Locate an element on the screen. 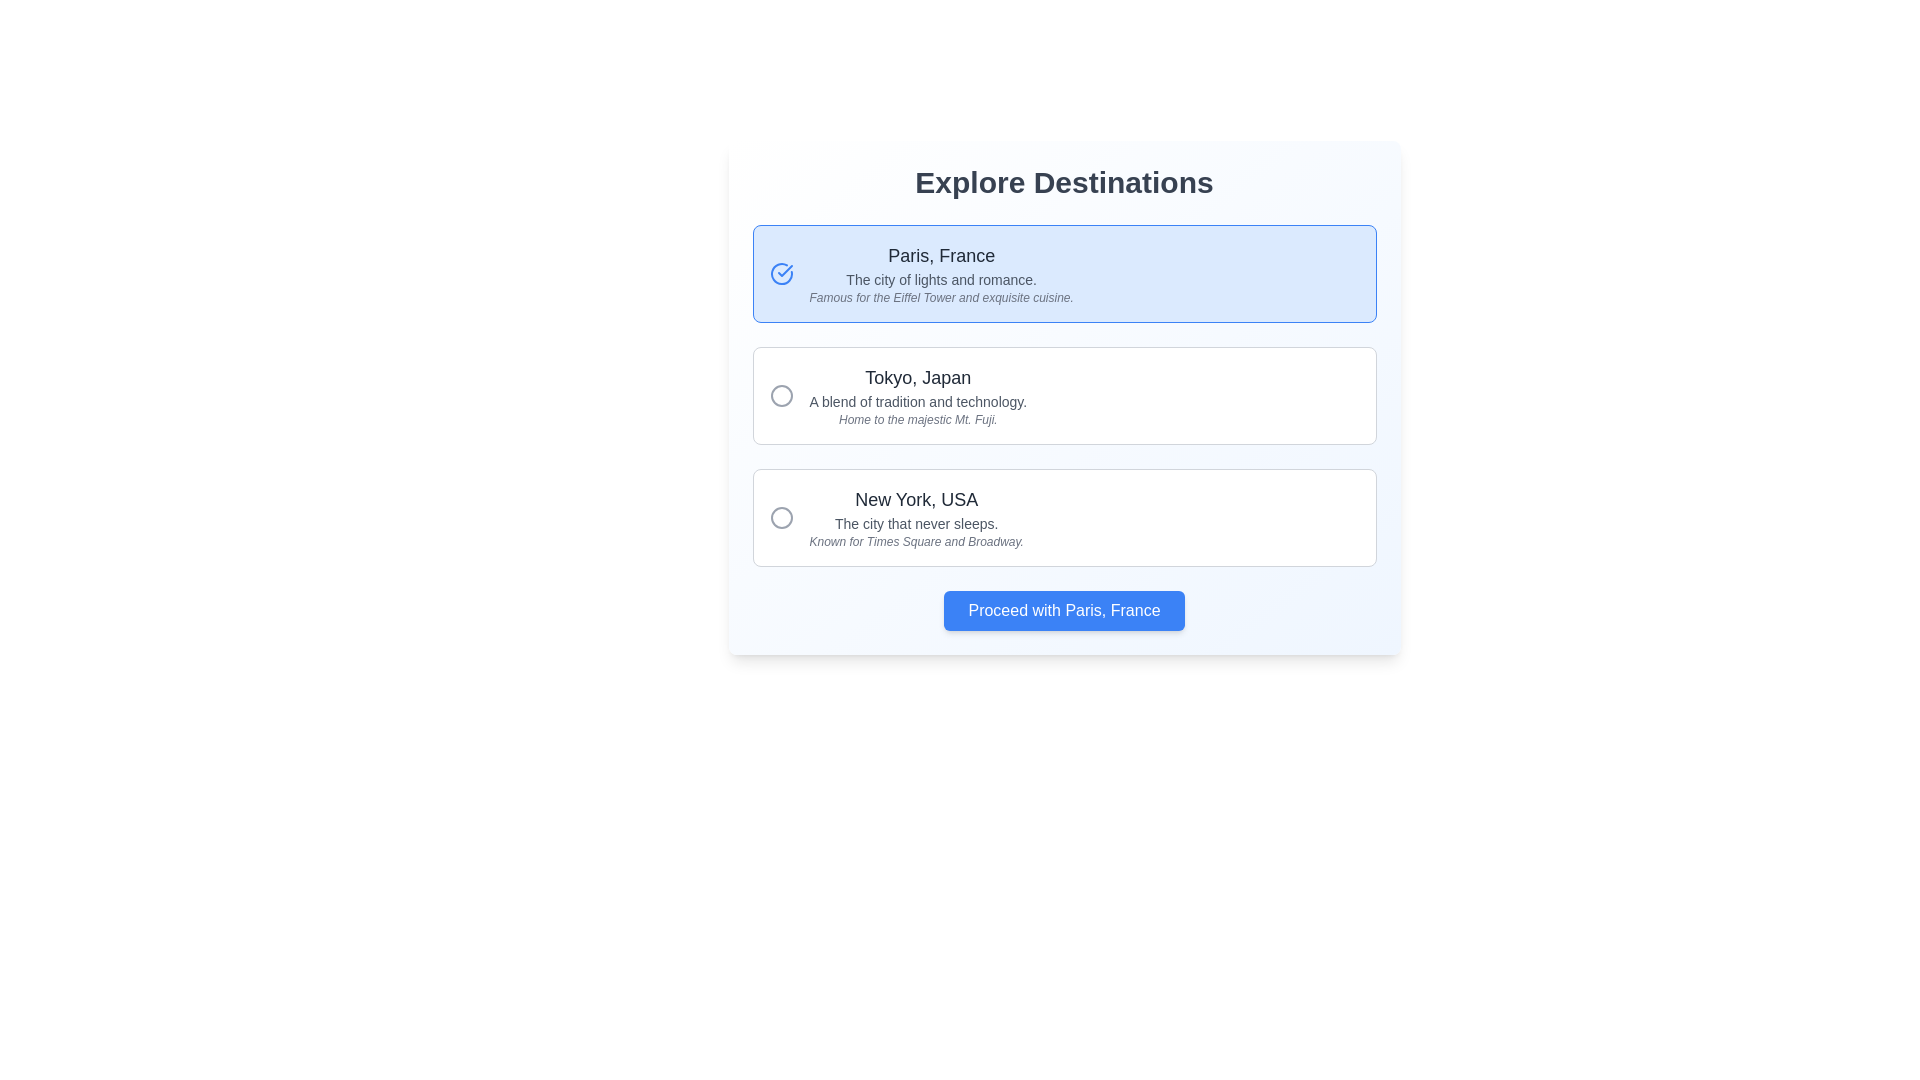 This screenshot has width=1920, height=1080. the non-checked radio button located to the left of the text 'Tokyo, Japan' in the second option card is located at coordinates (780, 396).